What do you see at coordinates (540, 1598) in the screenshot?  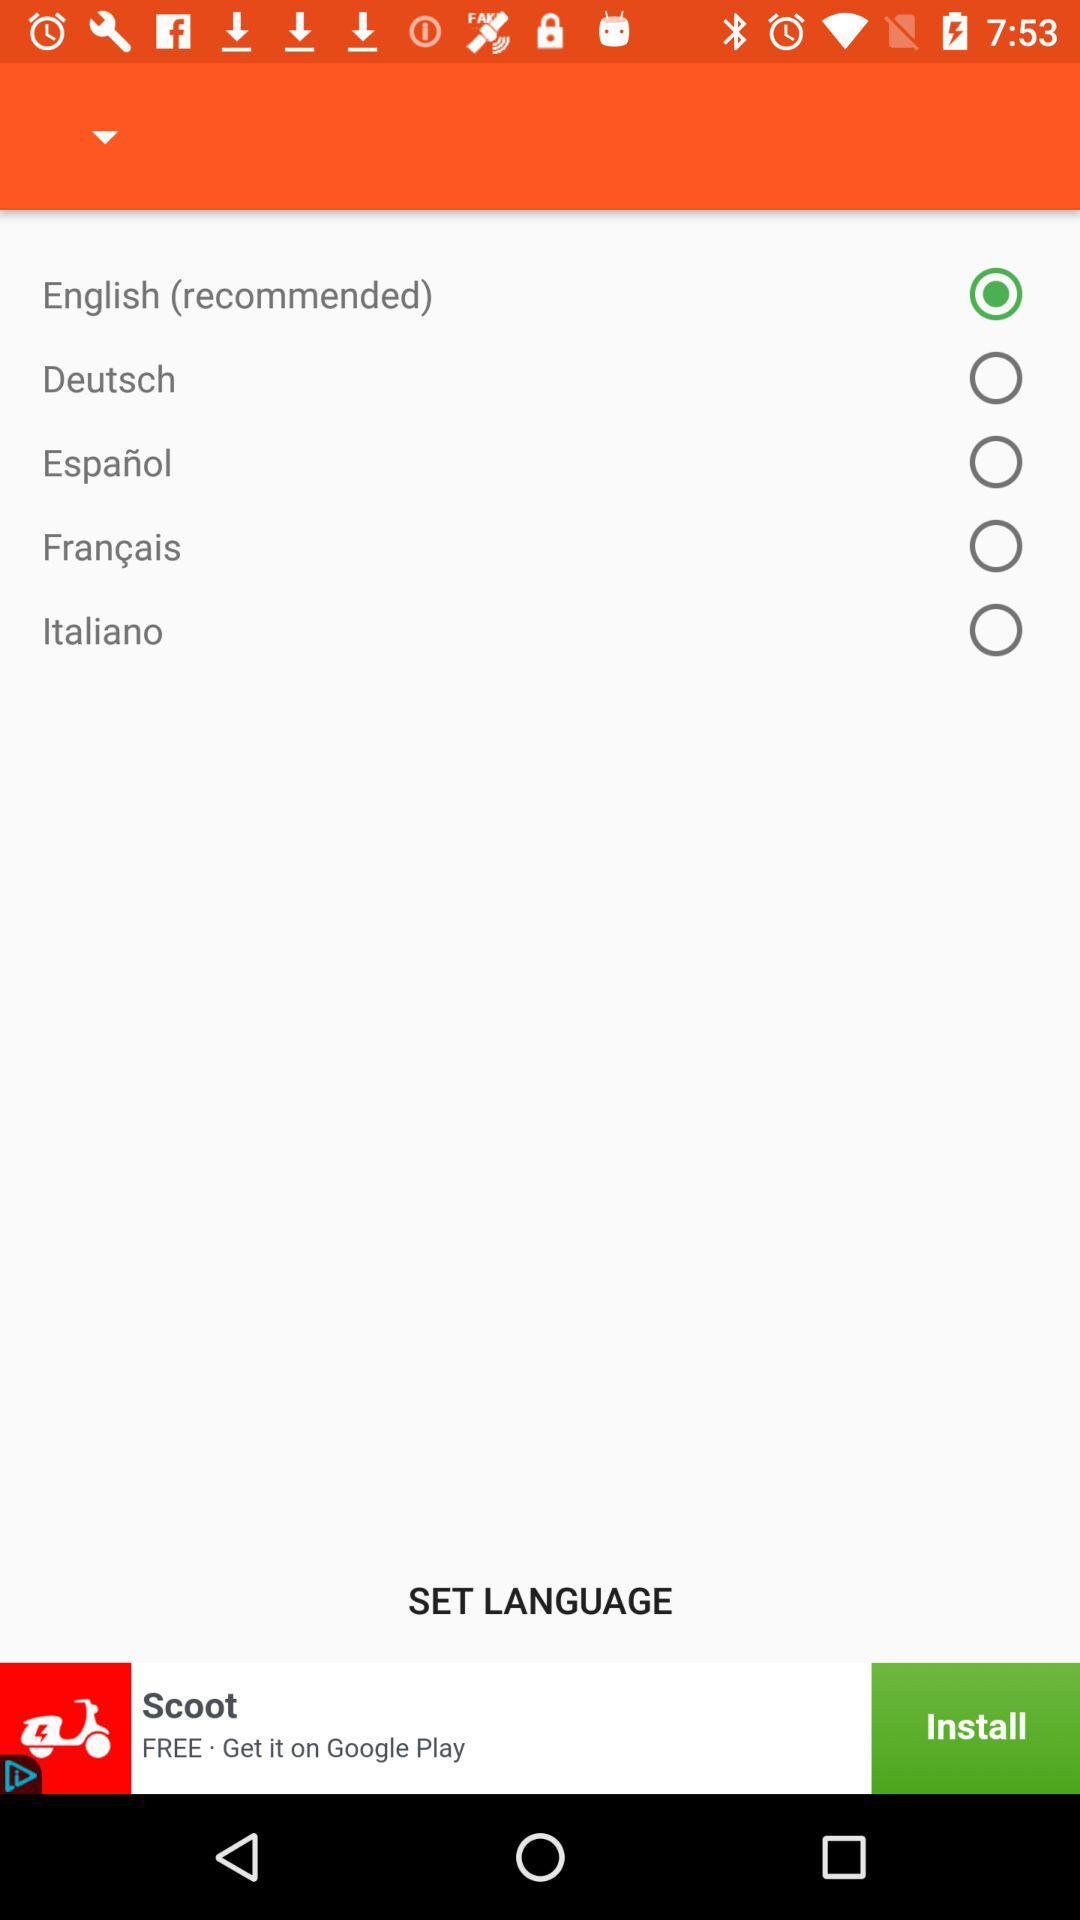 I see `set language item` at bounding box center [540, 1598].